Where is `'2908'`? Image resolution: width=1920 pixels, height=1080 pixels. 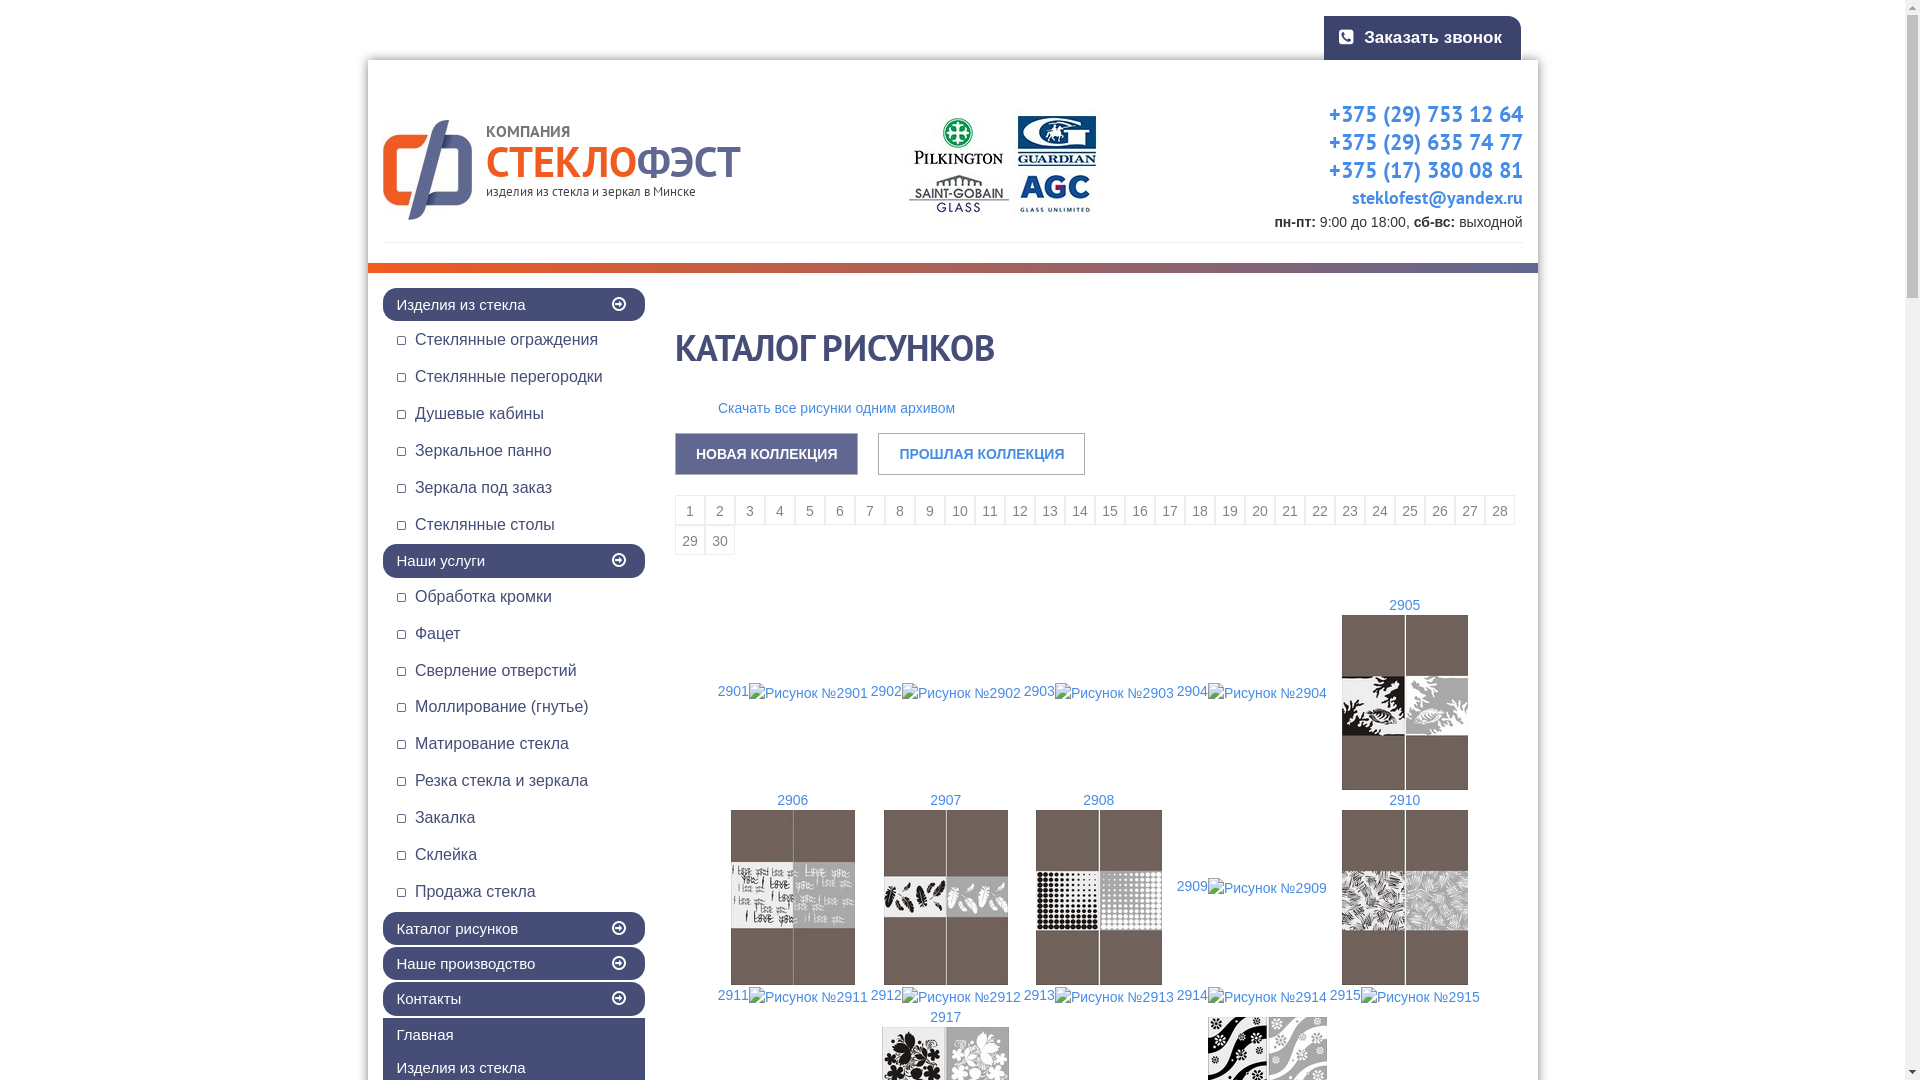
'2908' is located at coordinates (1097, 886).